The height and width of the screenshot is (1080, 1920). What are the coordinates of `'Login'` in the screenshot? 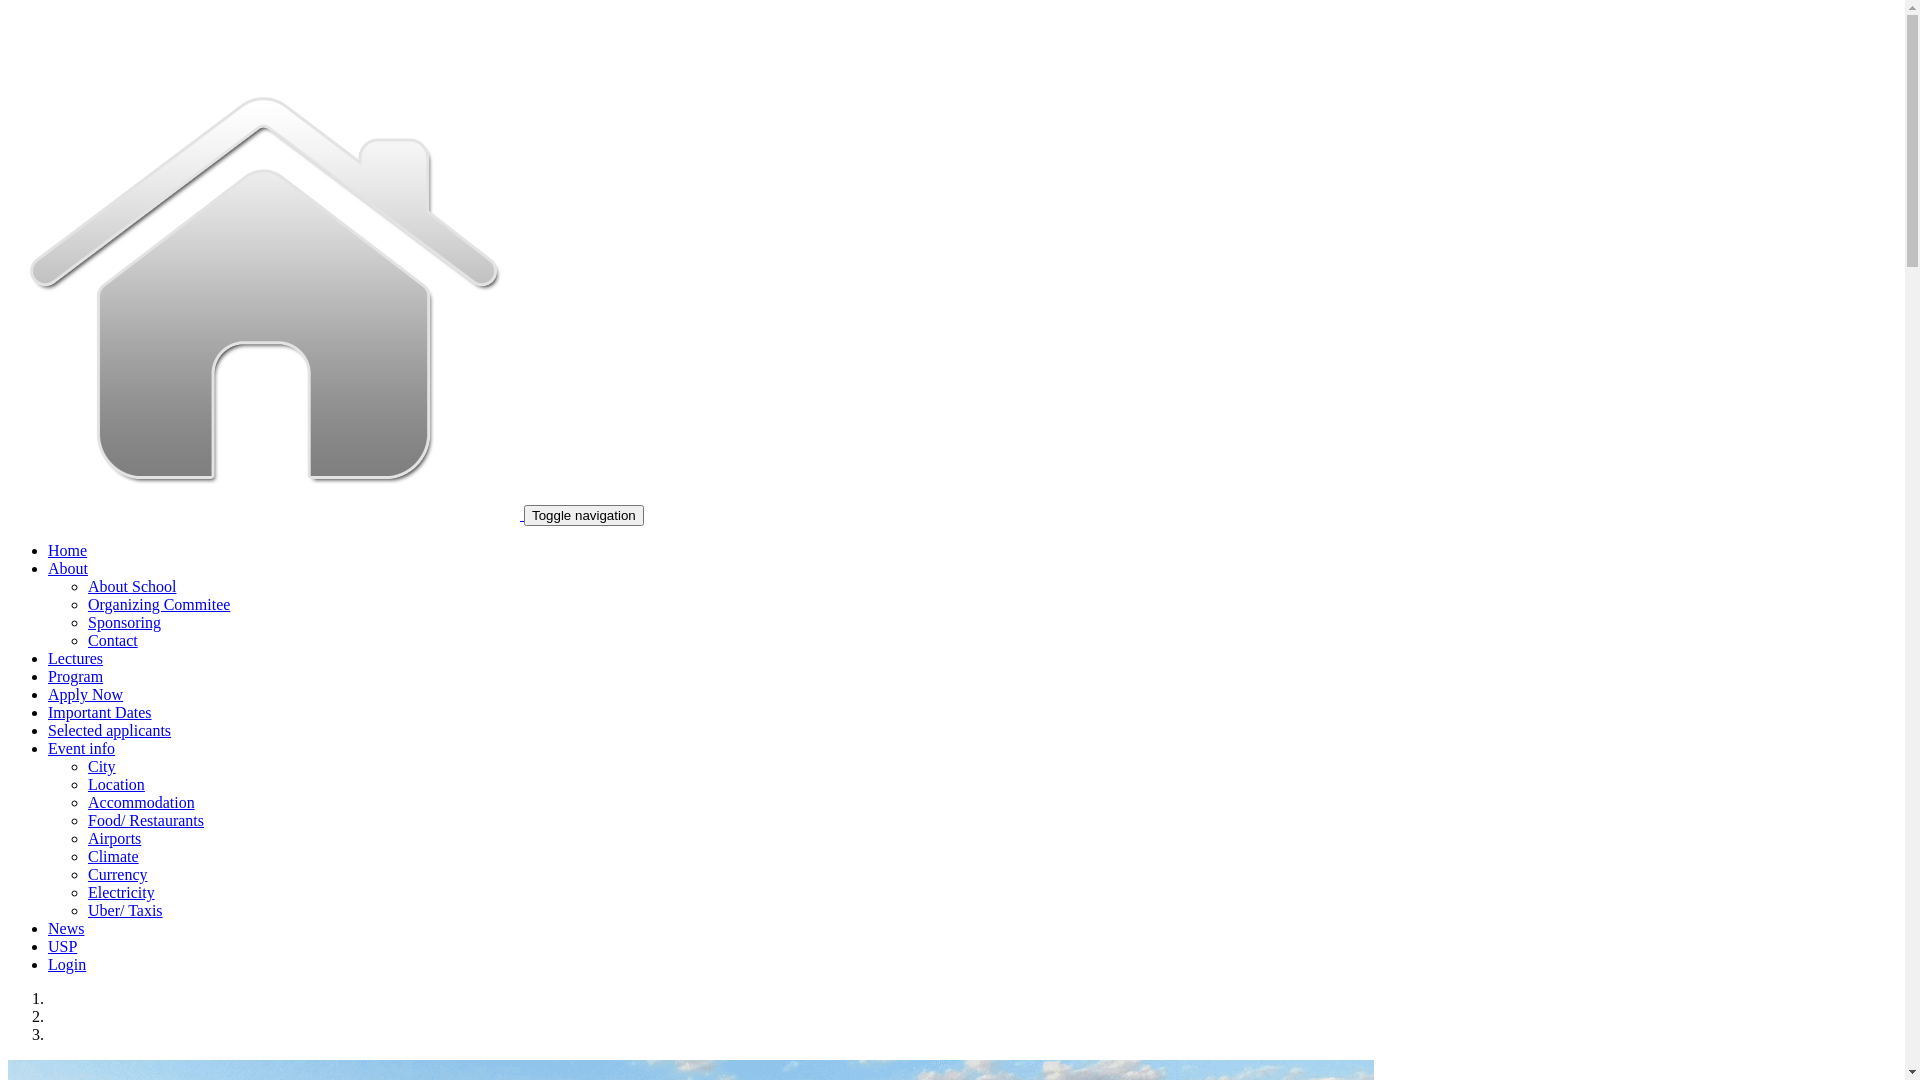 It's located at (67, 963).